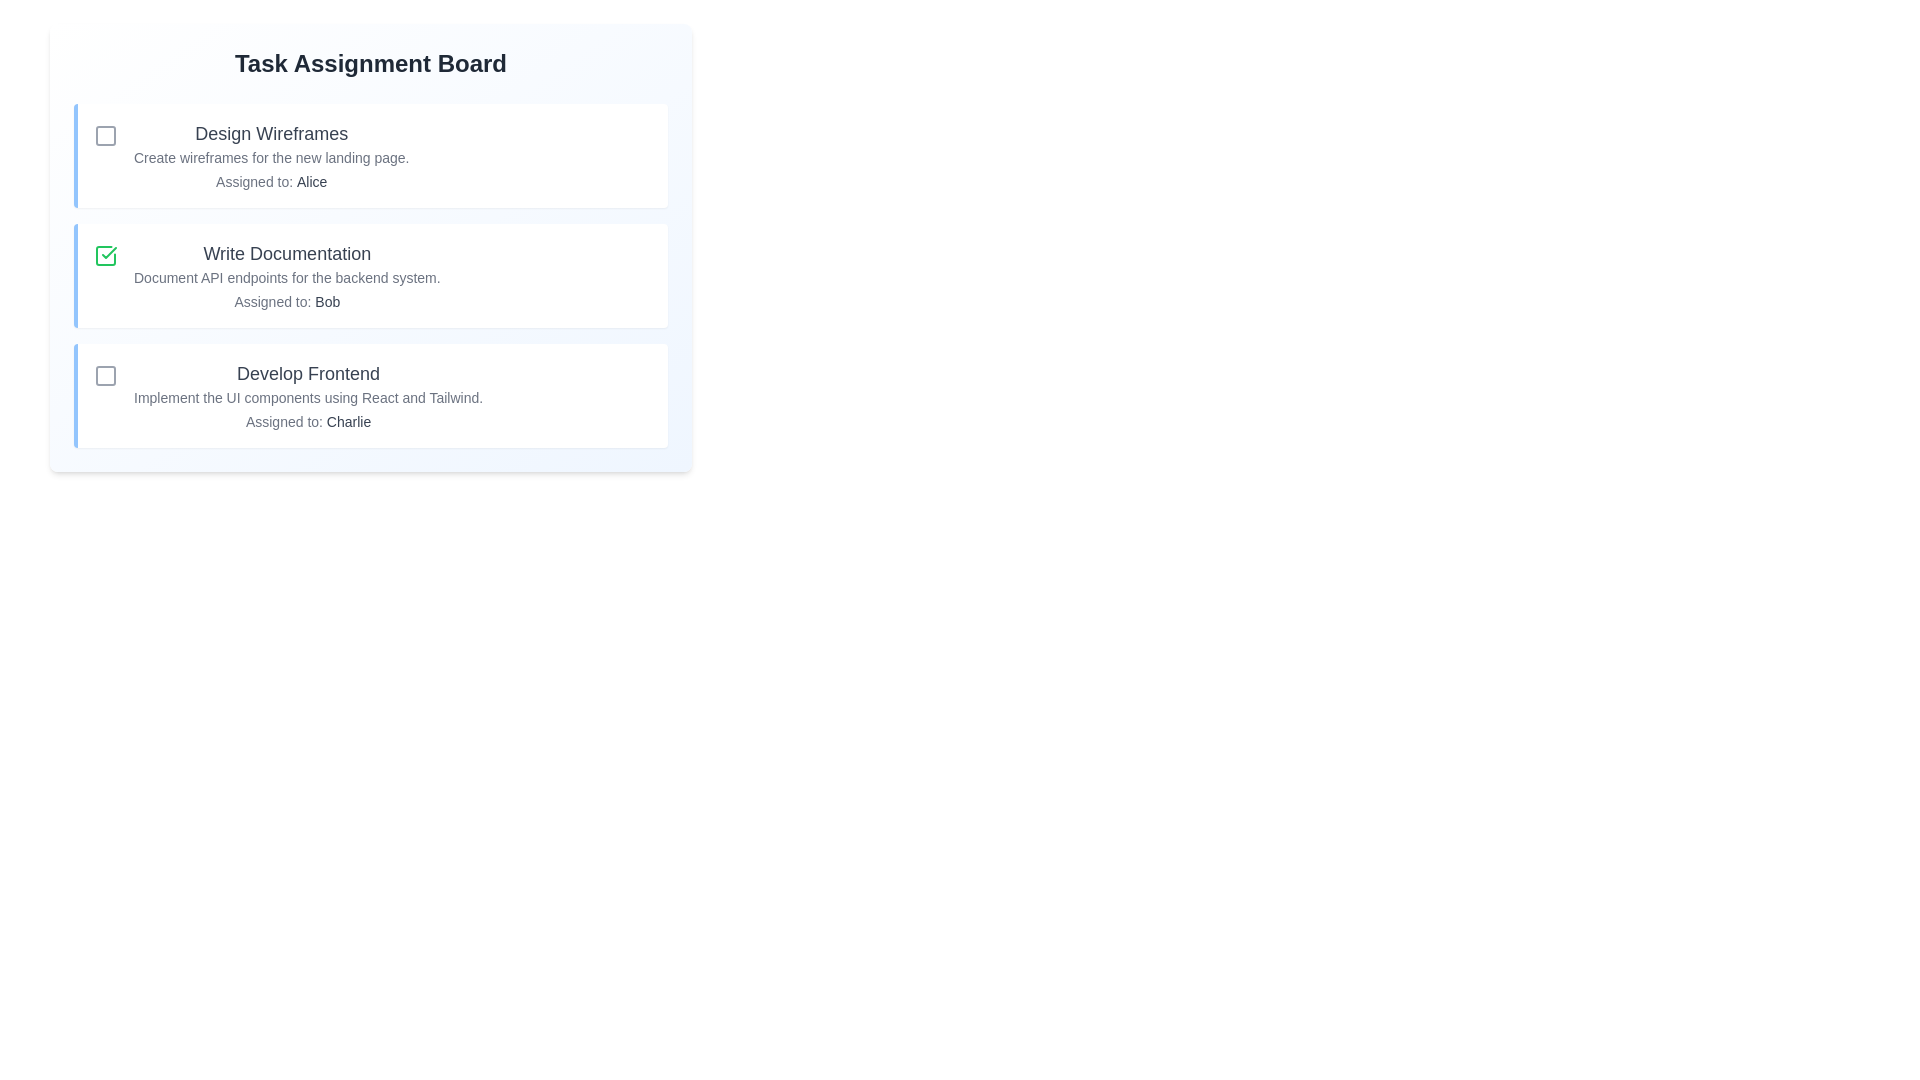  What do you see at coordinates (370, 396) in the screenshot?
I see `the third task card in the Task Assignment Board` at bounding box center [370, 396].